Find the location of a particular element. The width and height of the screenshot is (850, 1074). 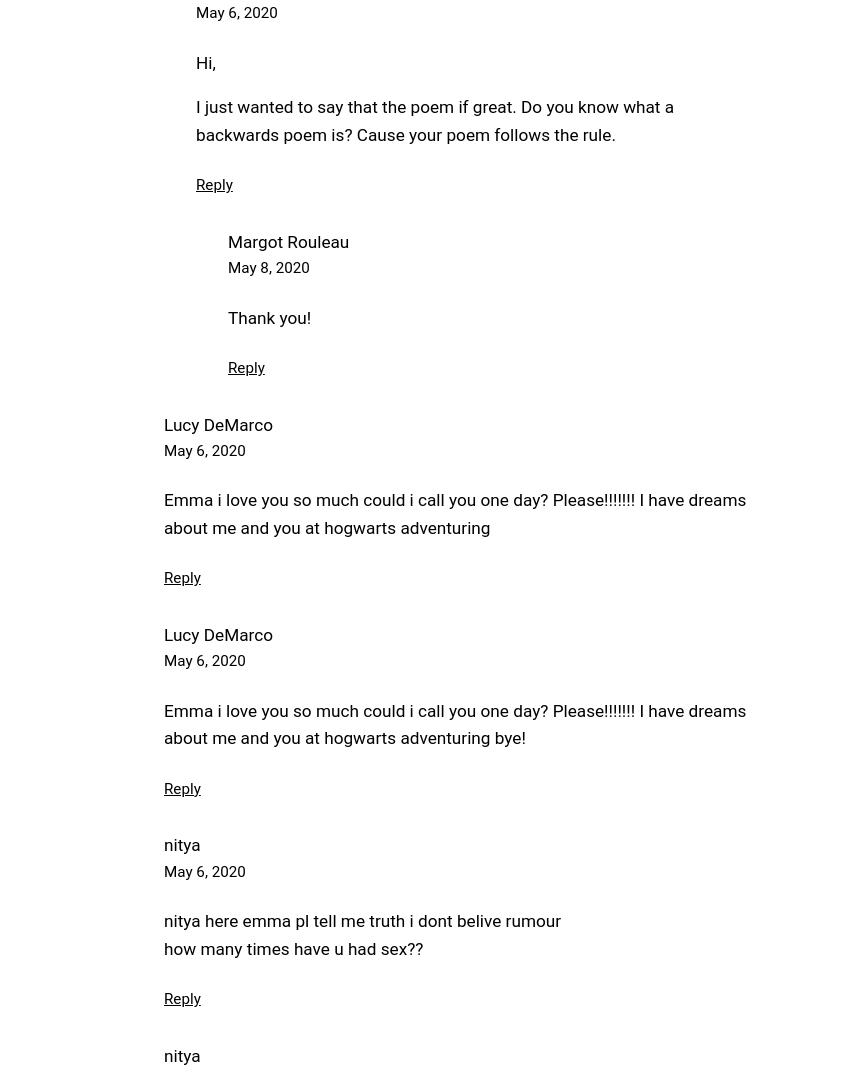

'I just wanted to say that the poem if great. Do you know what a backwards poem is? Cause your poem follows the rule.' is located at coordinates (434, 119).